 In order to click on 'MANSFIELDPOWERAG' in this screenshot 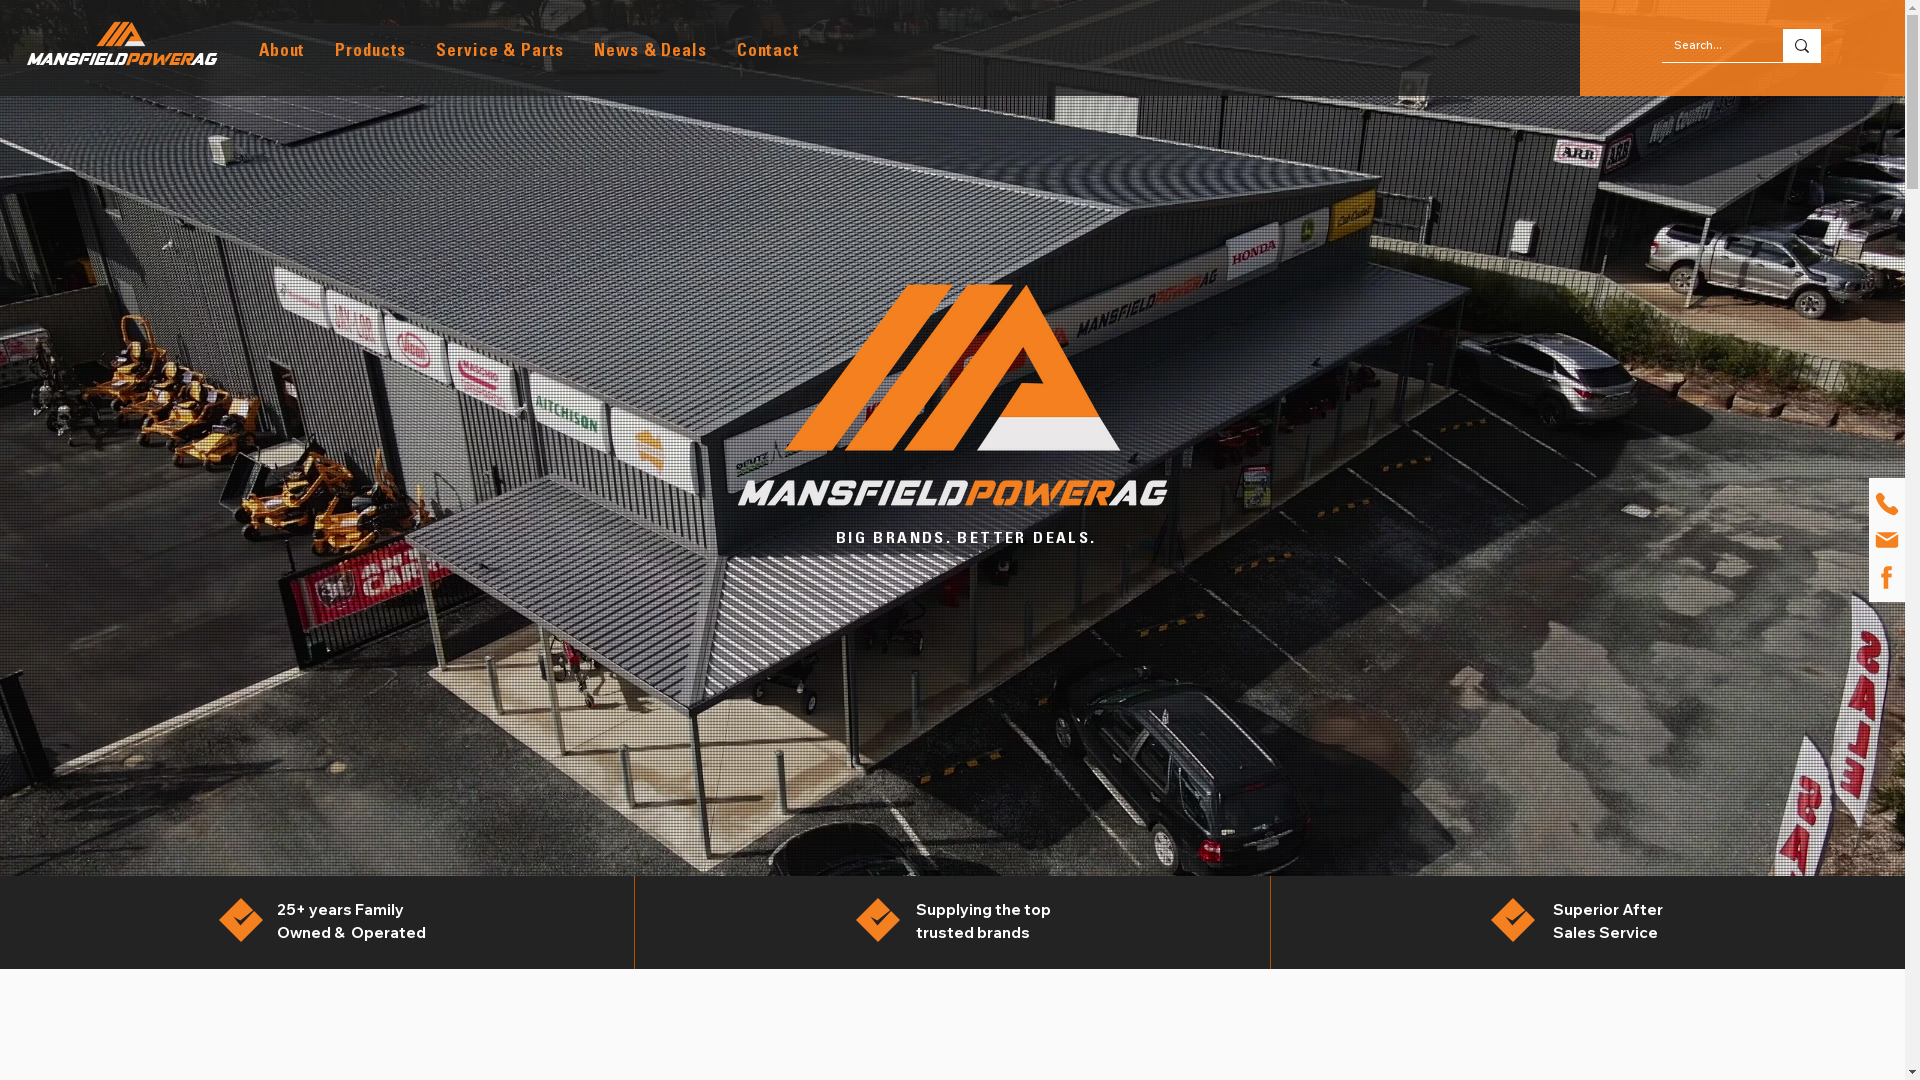, I will do `click(119, 59)`.